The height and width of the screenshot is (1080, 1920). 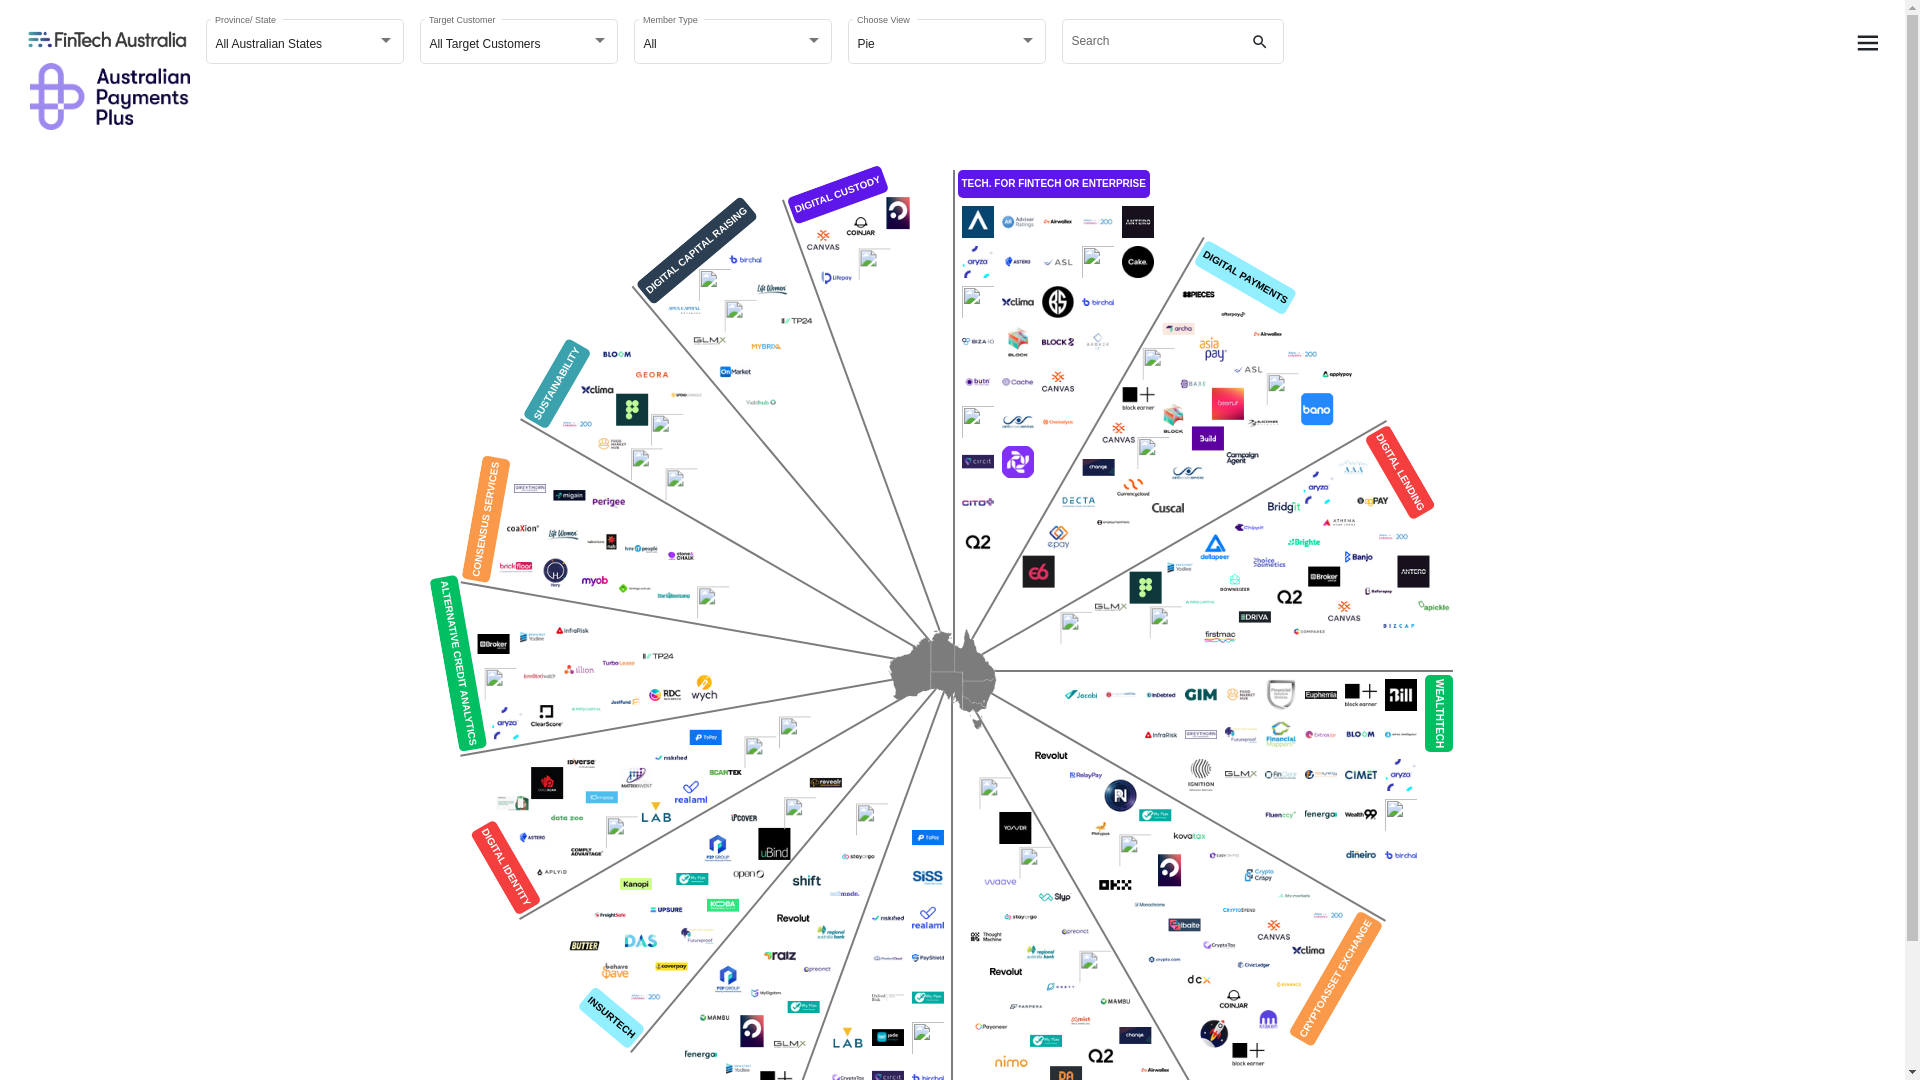 I want to click on 'Frankie Financial Pty Ltd', so click(x=619, y=832).